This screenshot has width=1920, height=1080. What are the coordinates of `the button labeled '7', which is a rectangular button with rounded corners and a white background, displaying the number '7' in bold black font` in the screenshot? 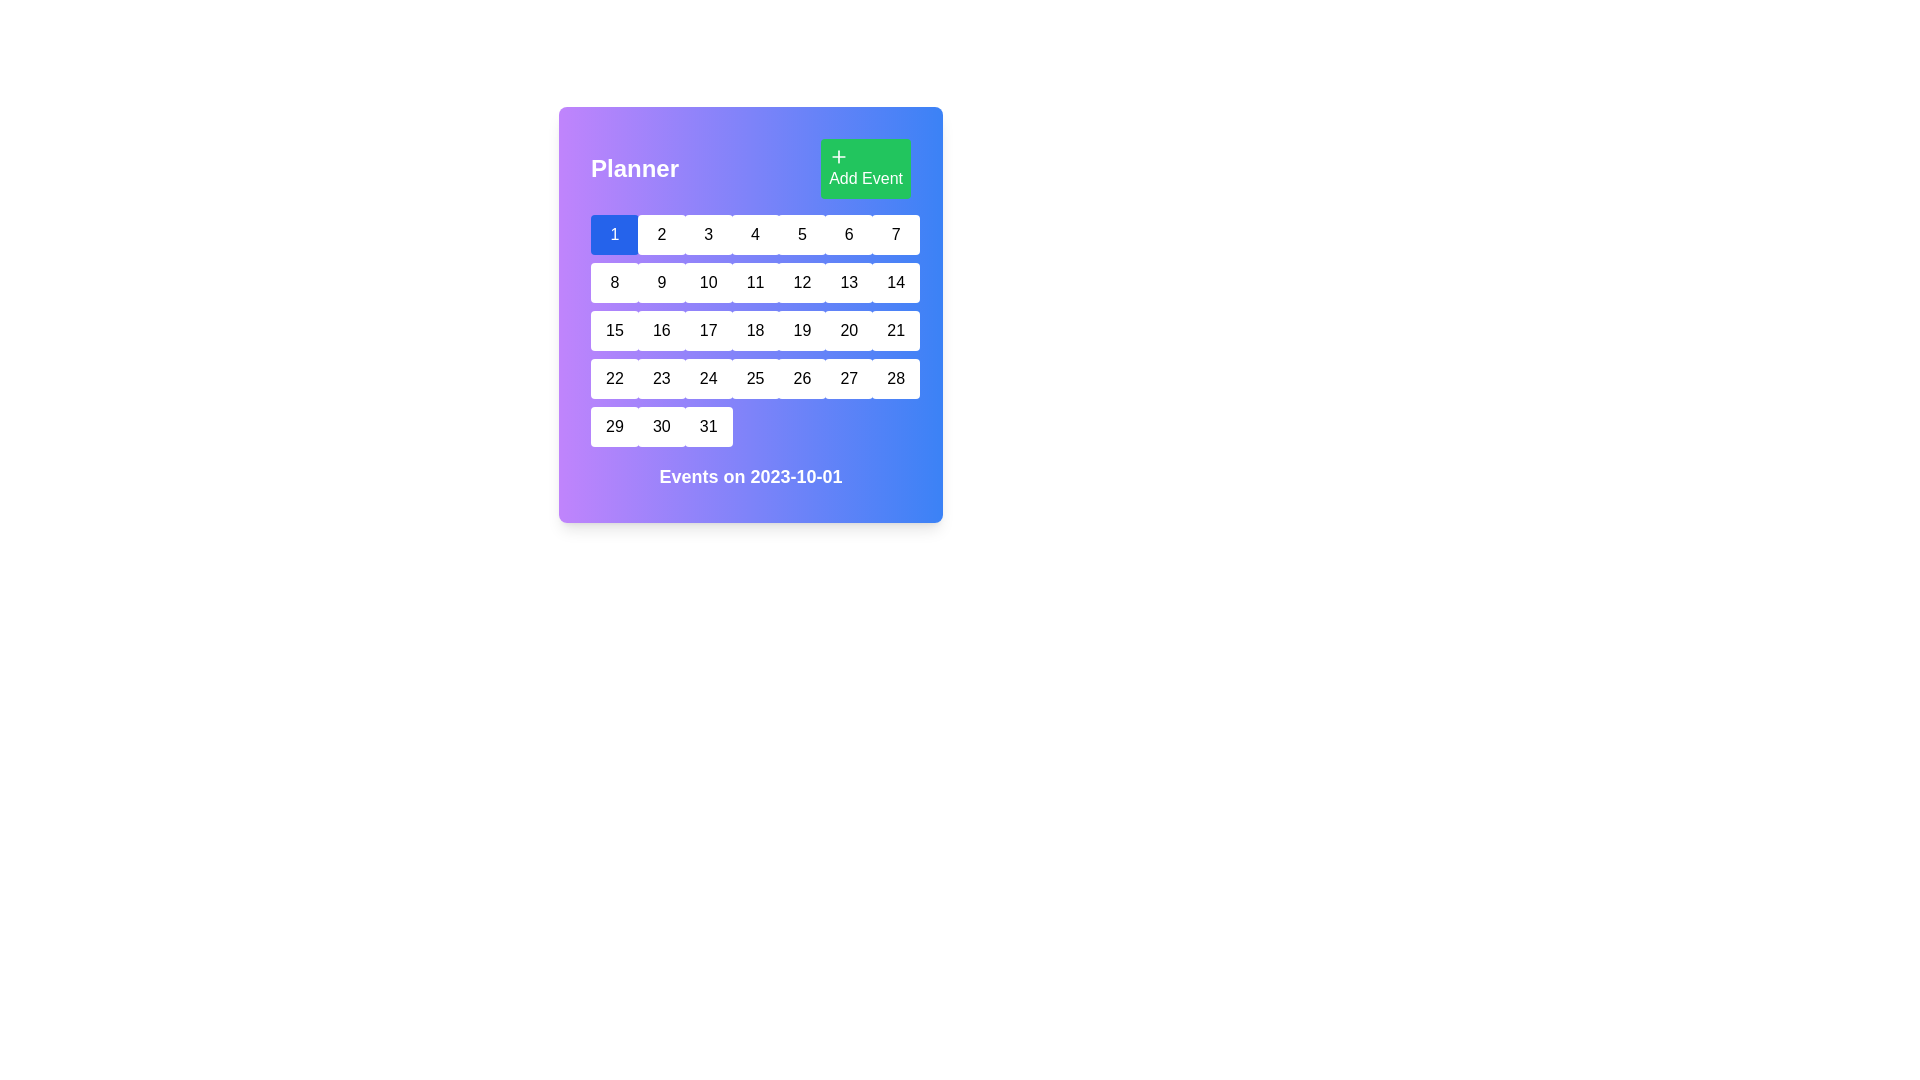 It's located at (895, 234).